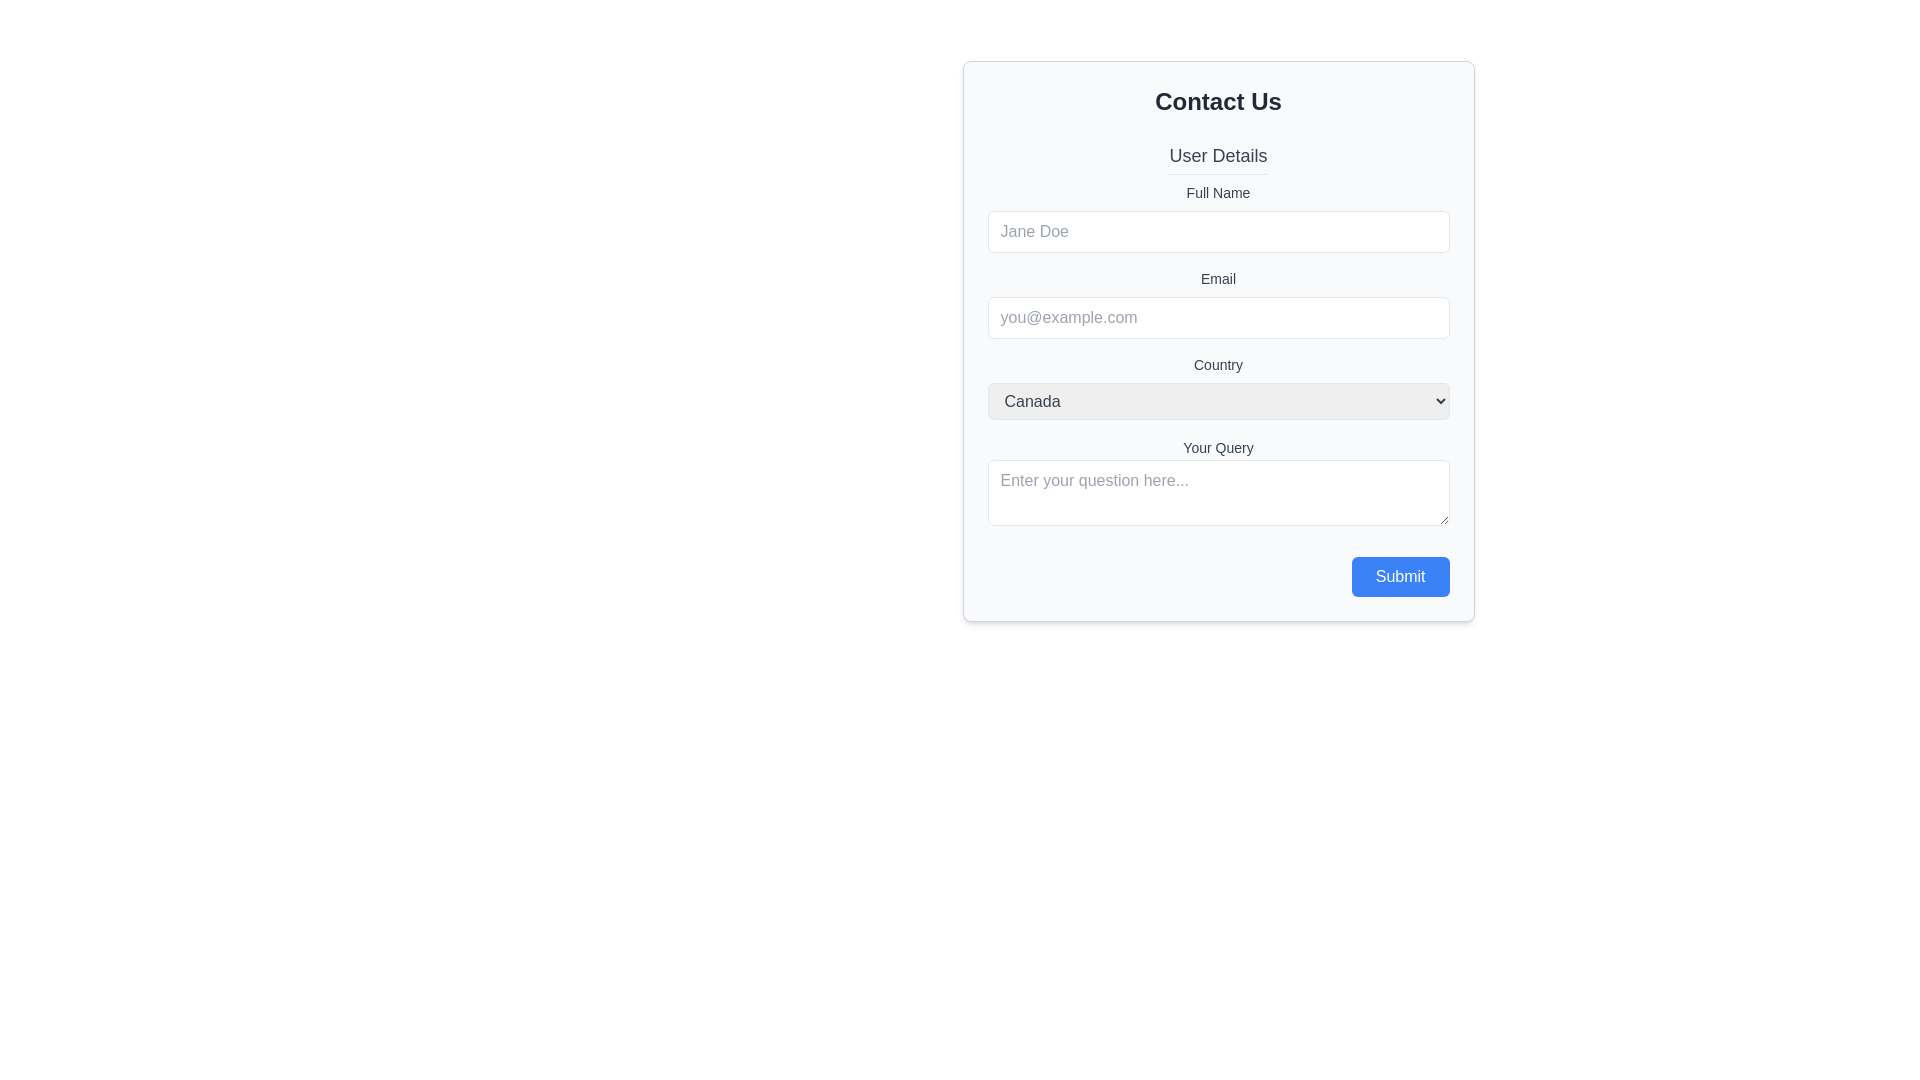  I want to click on the submit button located at the bottom of the form, so click(1399, 577).